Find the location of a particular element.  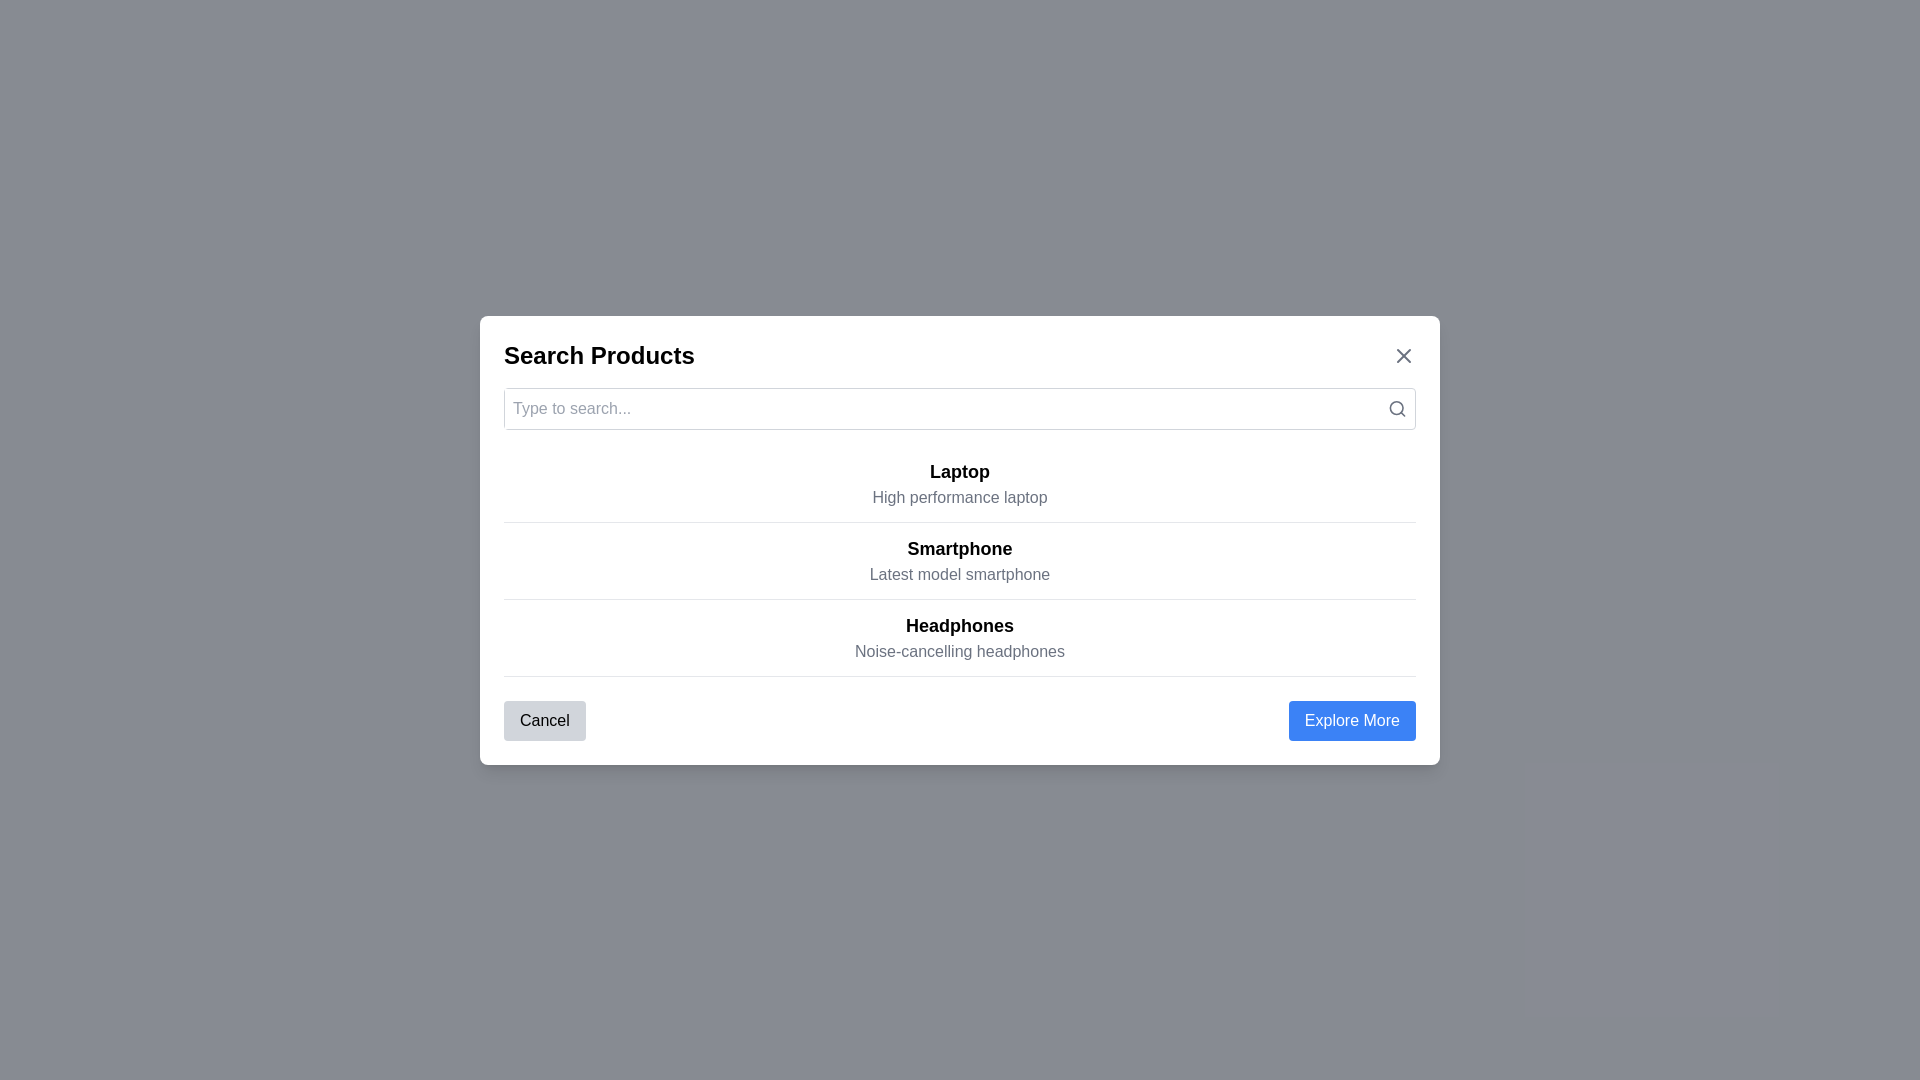

the text block containing 'Headphones' and 'Noise-cancelling headphones' which is the third entry in the list, located below 'Smartphone' and above 'Explore More' is located at coordinates (960, 637).